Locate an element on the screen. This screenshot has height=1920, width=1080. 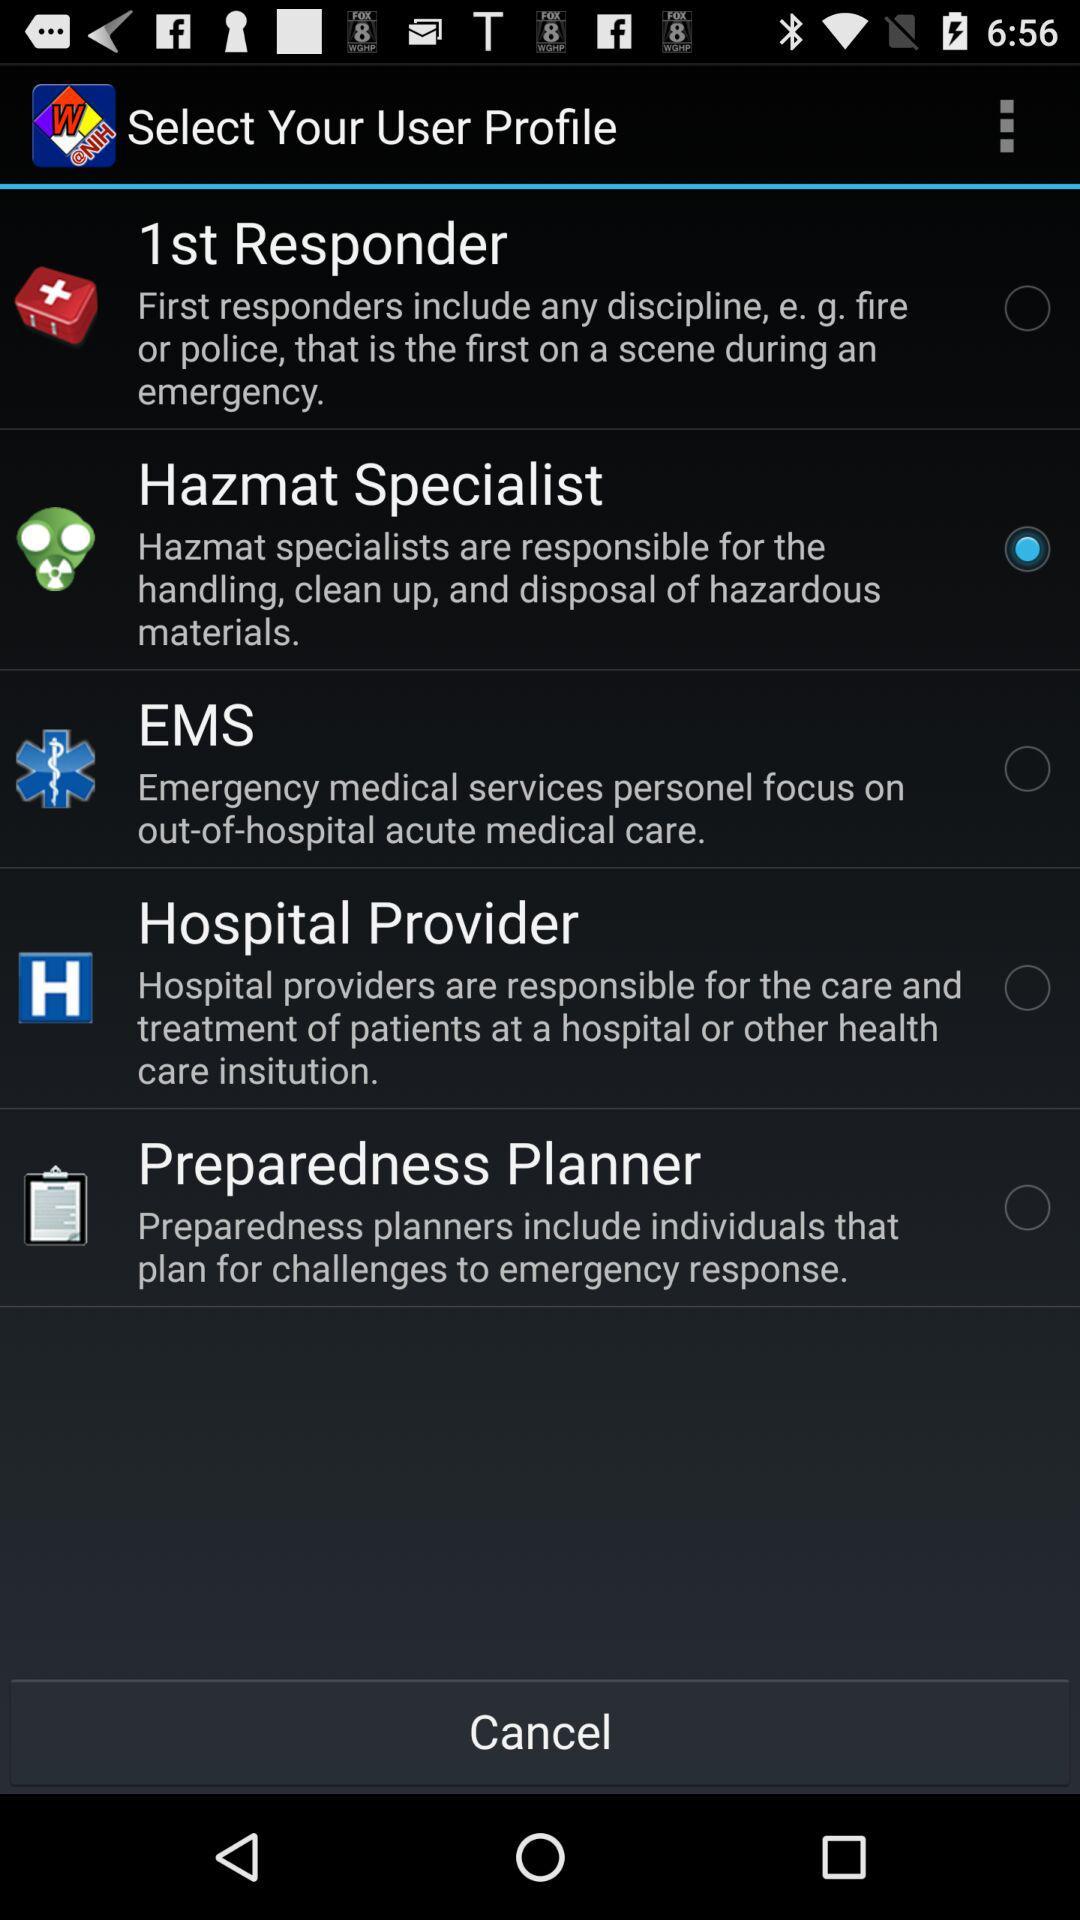
the icon below the notification bar is located at coordinates (72, 124).